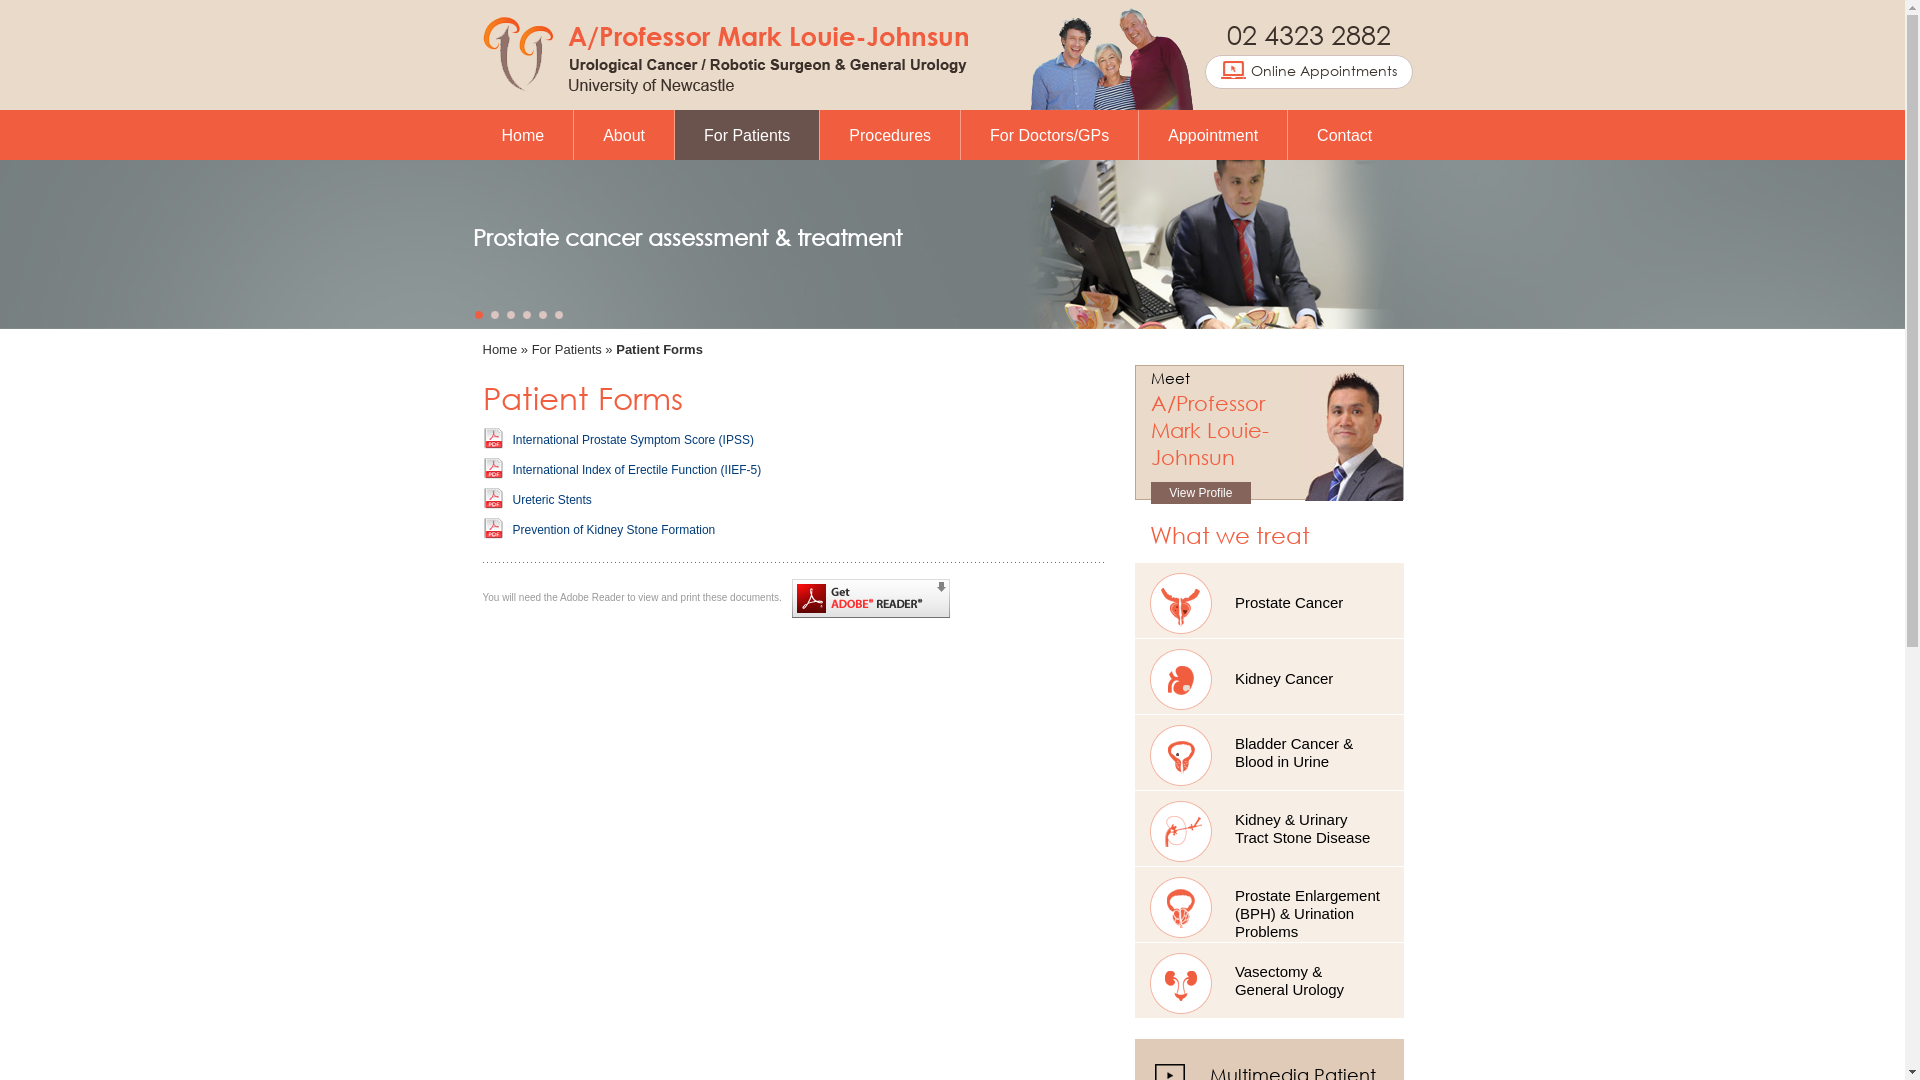 The width and height of the screenshot is (1920, 1080). I want to click on 'About', so click(623, 135).